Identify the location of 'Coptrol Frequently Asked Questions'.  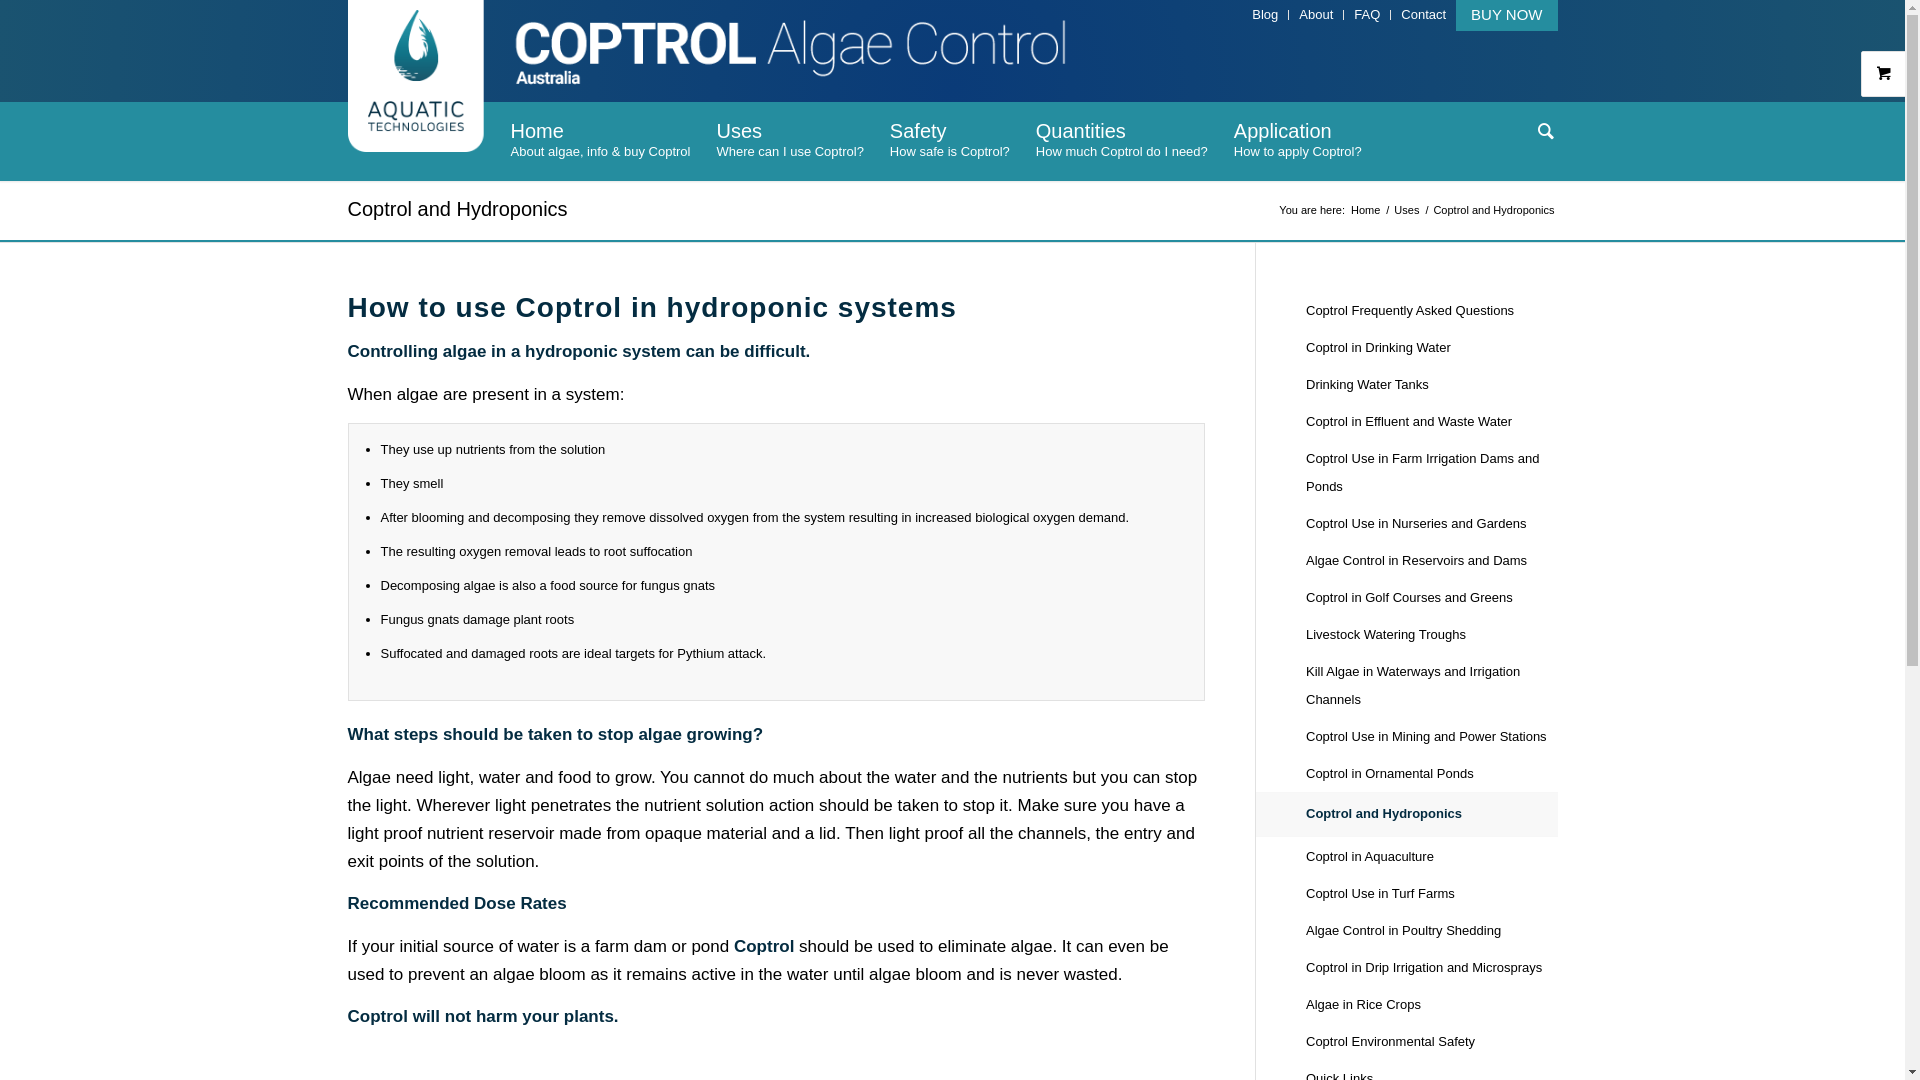
(1430, 311).